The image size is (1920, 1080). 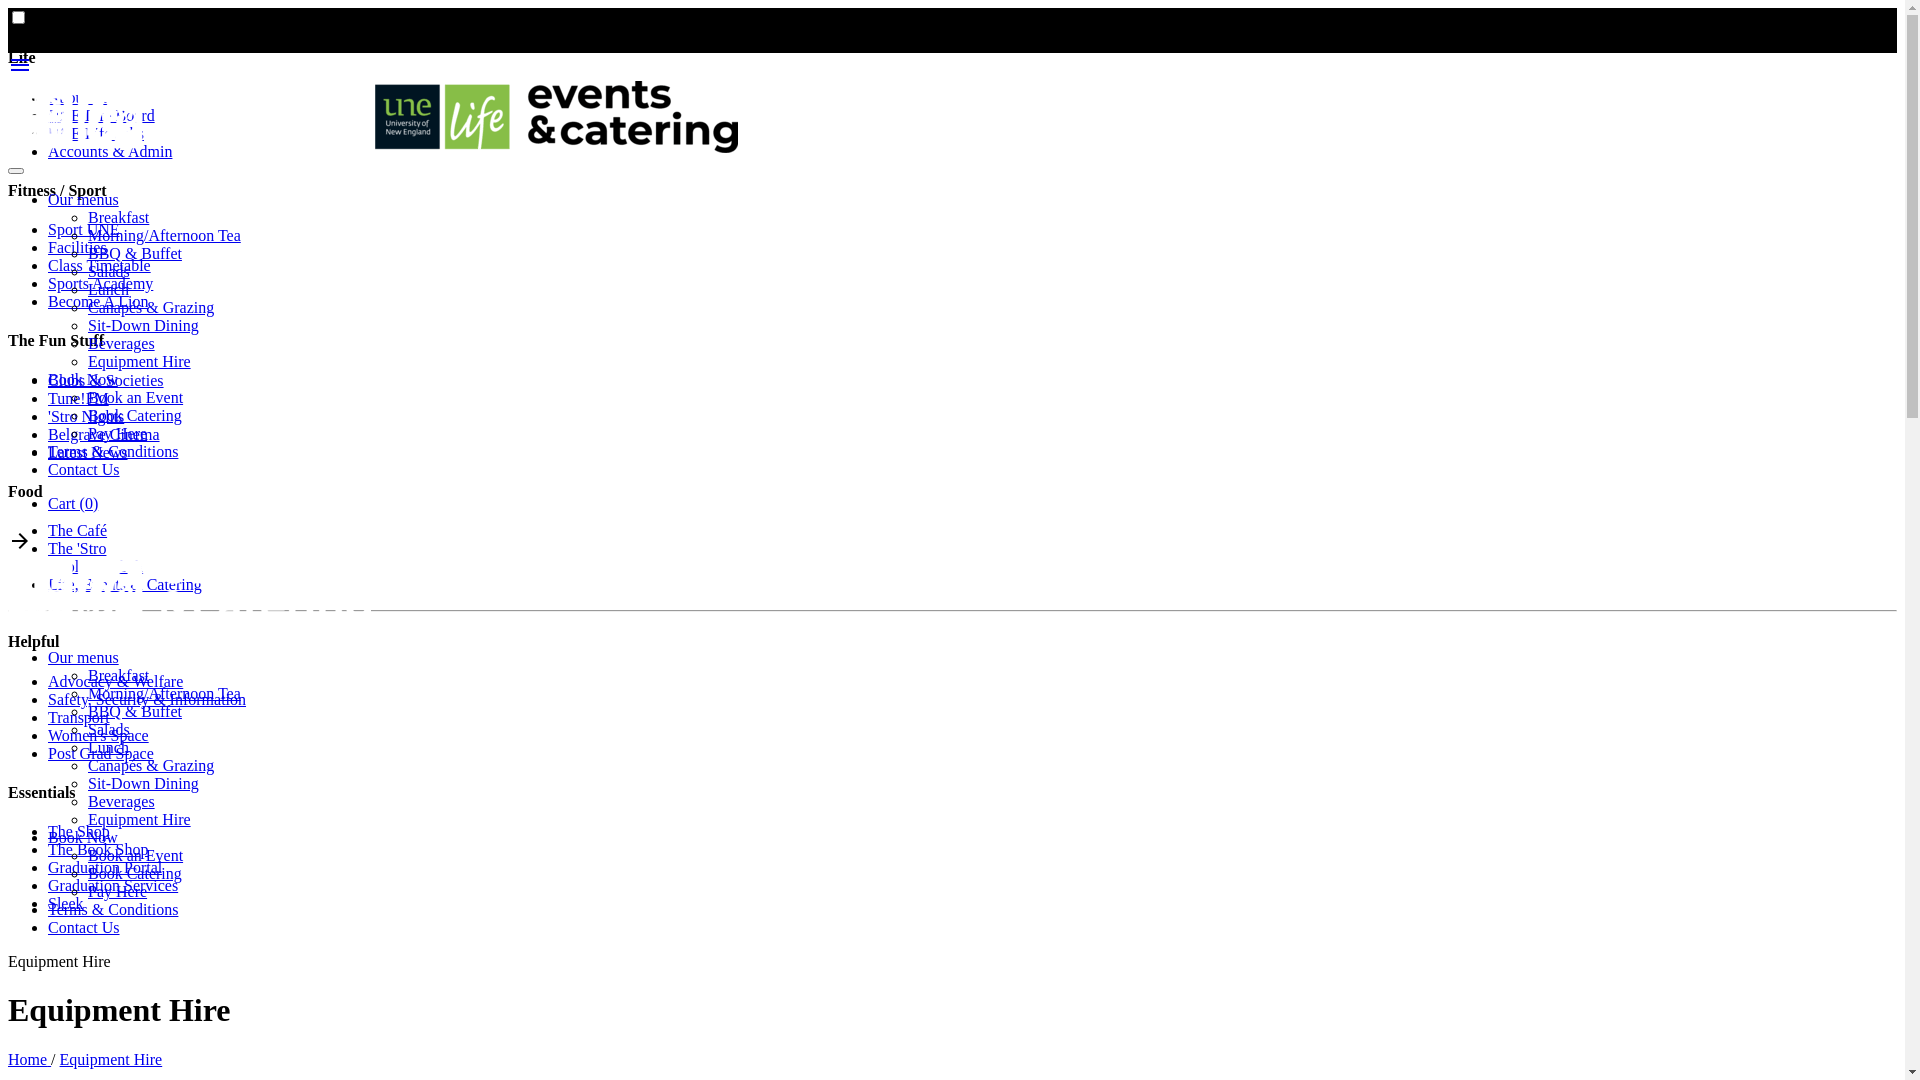 What do you see at coordinates (66, 903) in the screenshot?
I see `'Sleek'` at bounding box center [66, 903].